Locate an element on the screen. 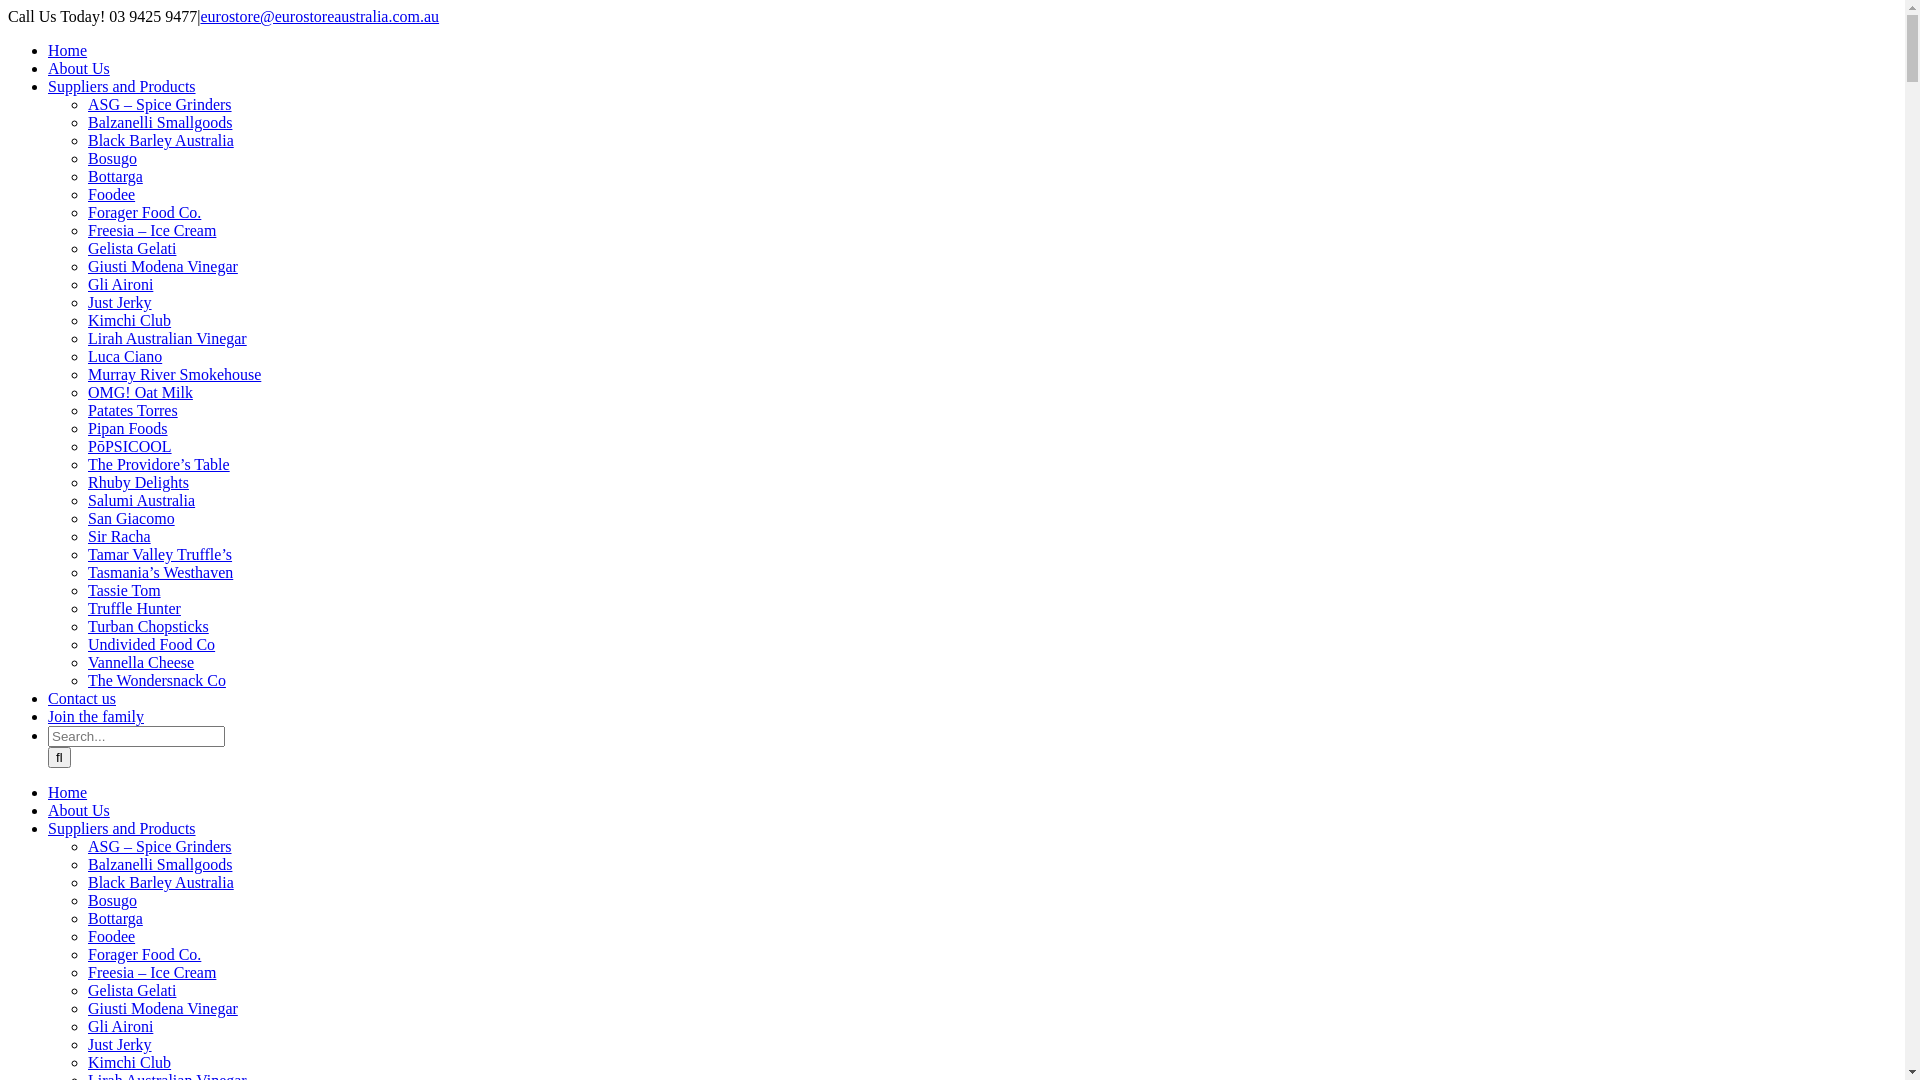 The image size is (1920, 1080). 'Contact us' is located at coordinates (80, 697).